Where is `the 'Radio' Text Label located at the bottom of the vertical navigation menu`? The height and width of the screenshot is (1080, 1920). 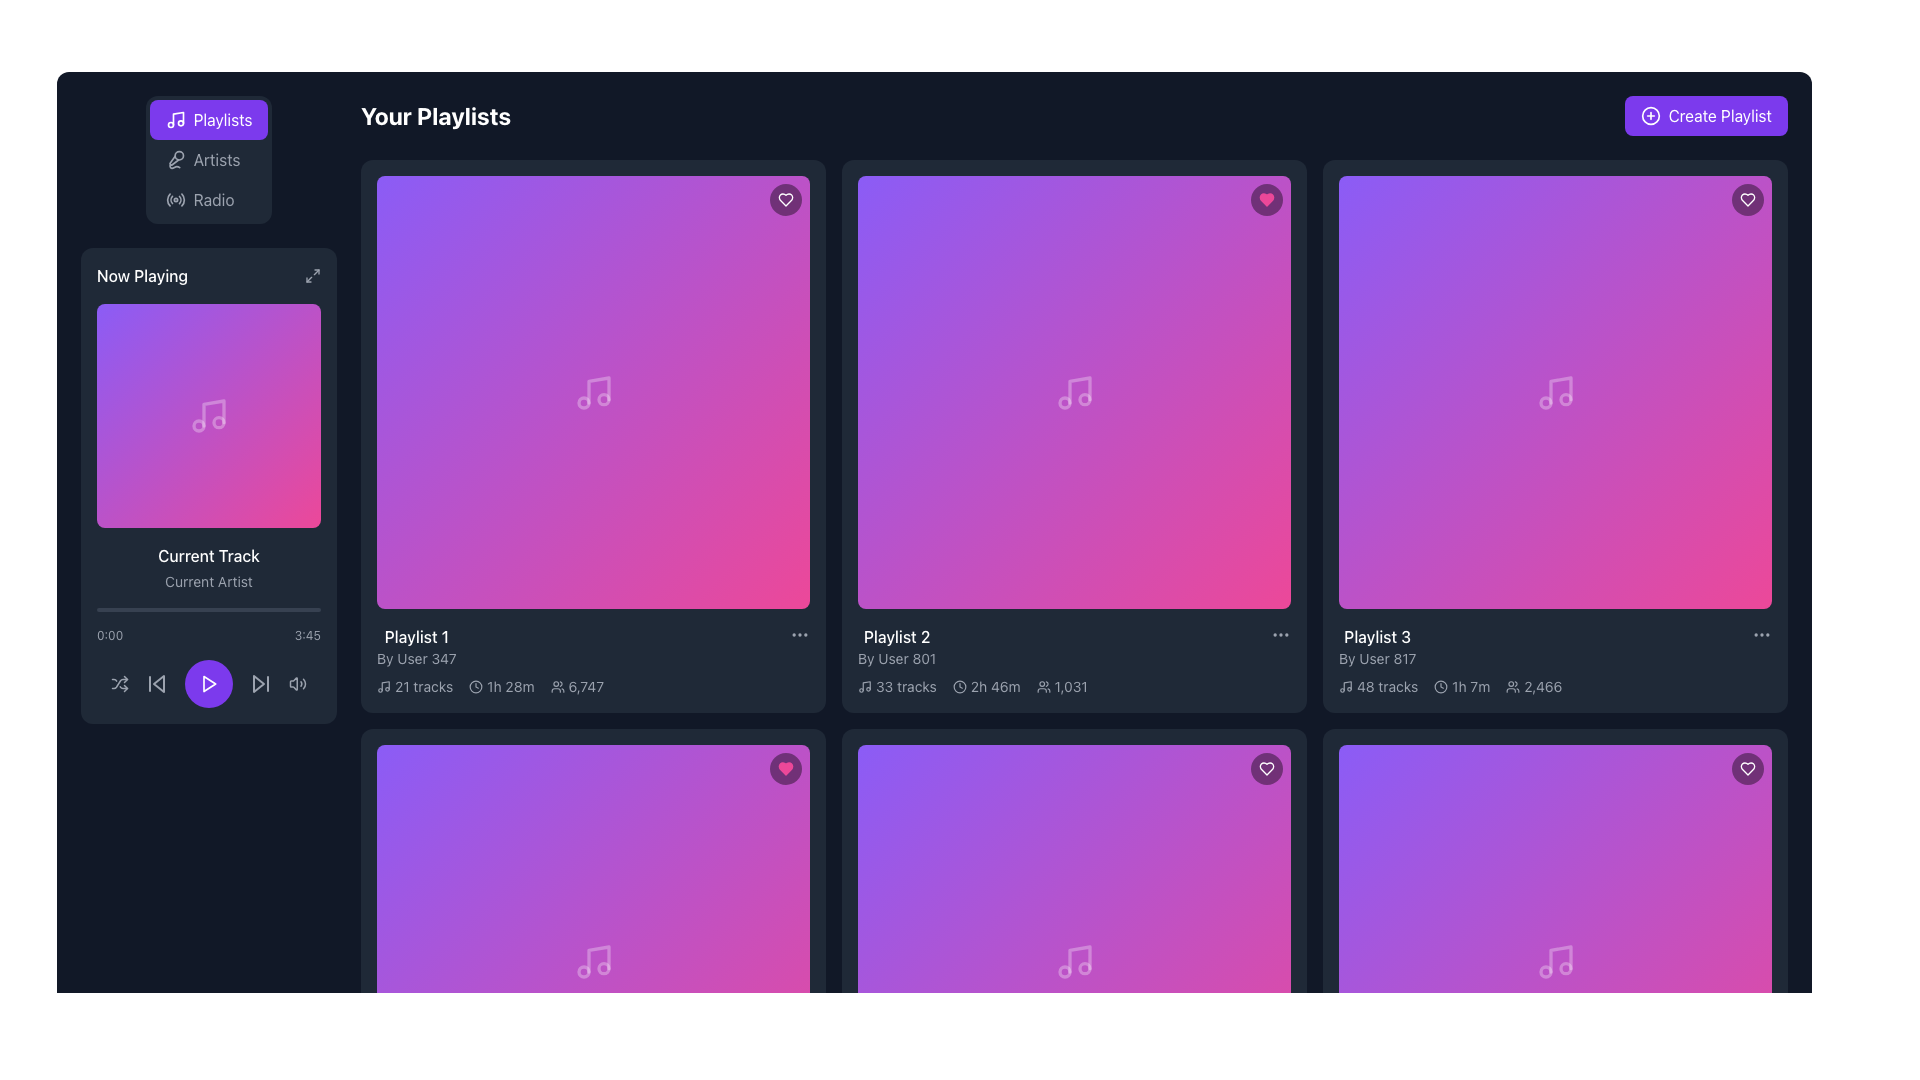
the 'Radio' Text Label located at the bottom of the vertical navigation menu is located at coordinates (214, 200).